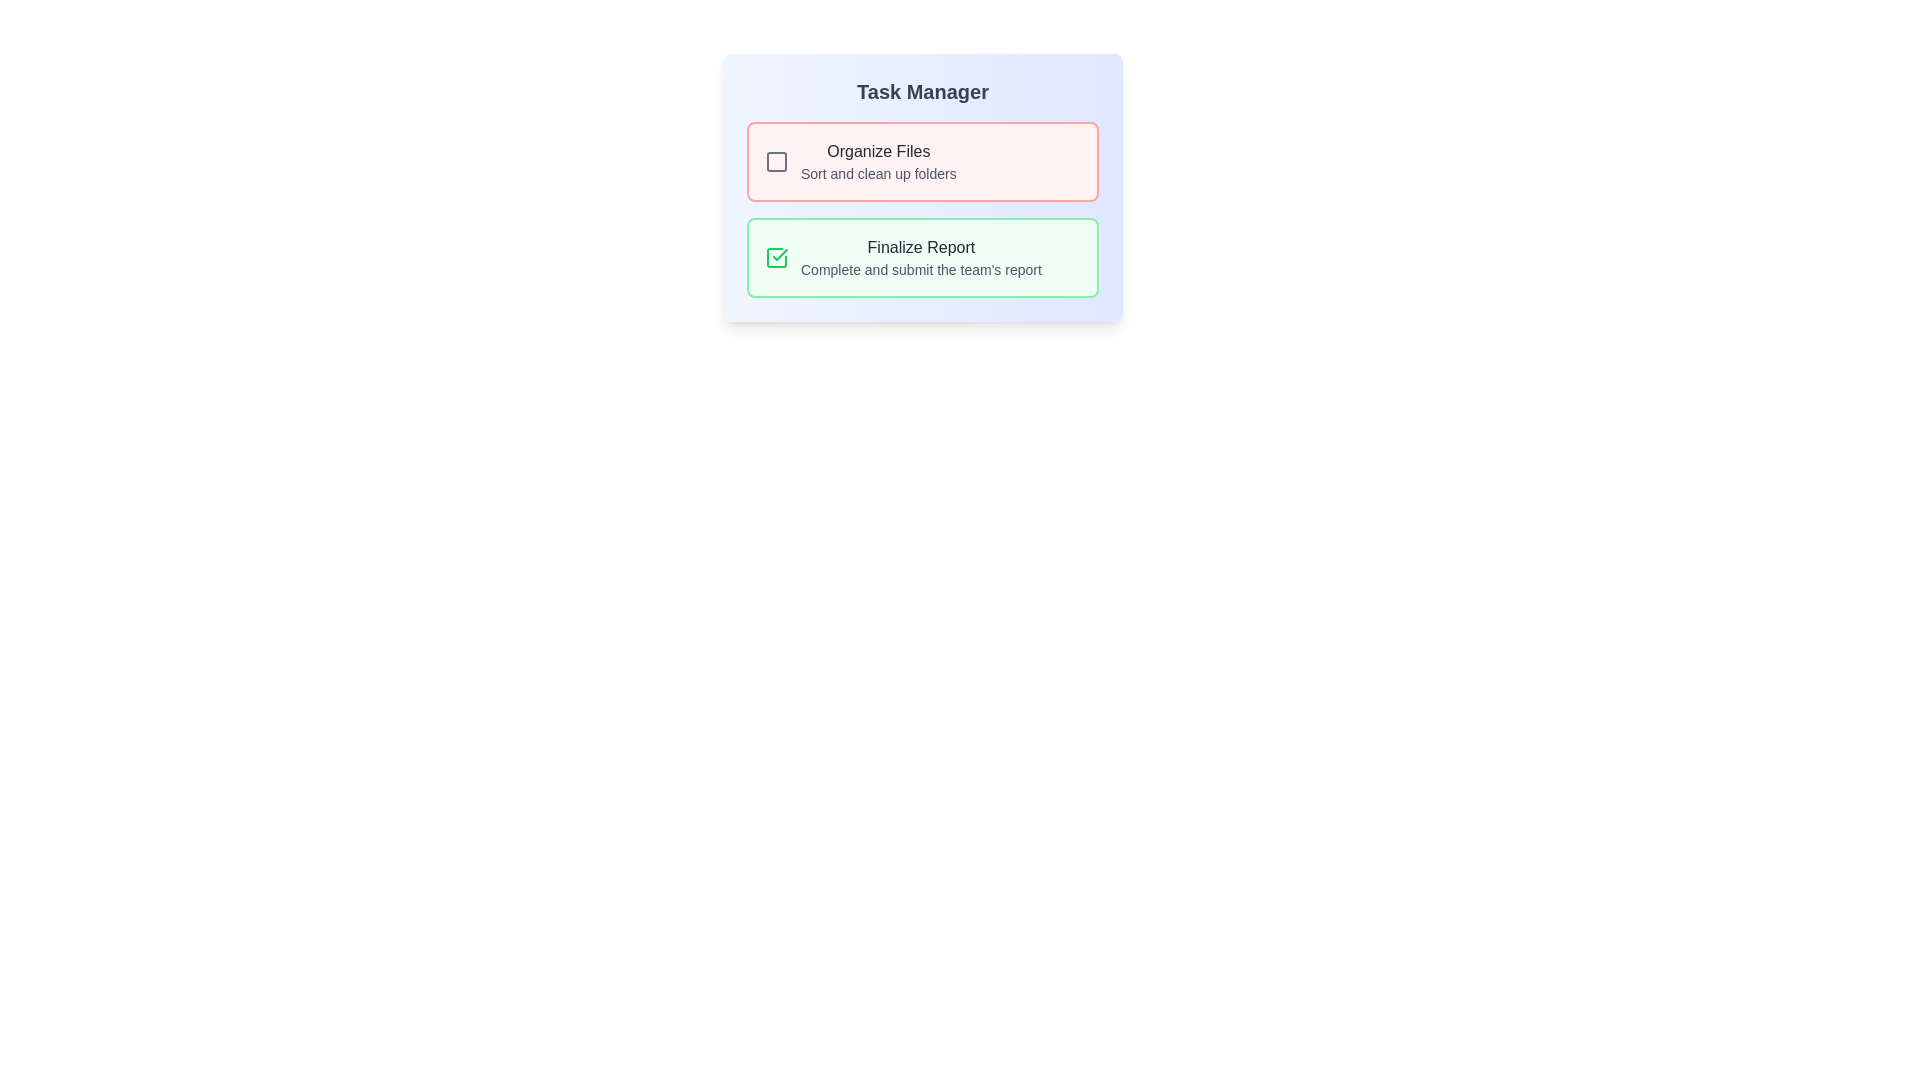  What do you see at coordinates (878, 172) in the screenshot?
I see `the text label providing additional information for the 'Organize Files' task, located in the upper central portion of the interface` at bounding box center [878, 172].